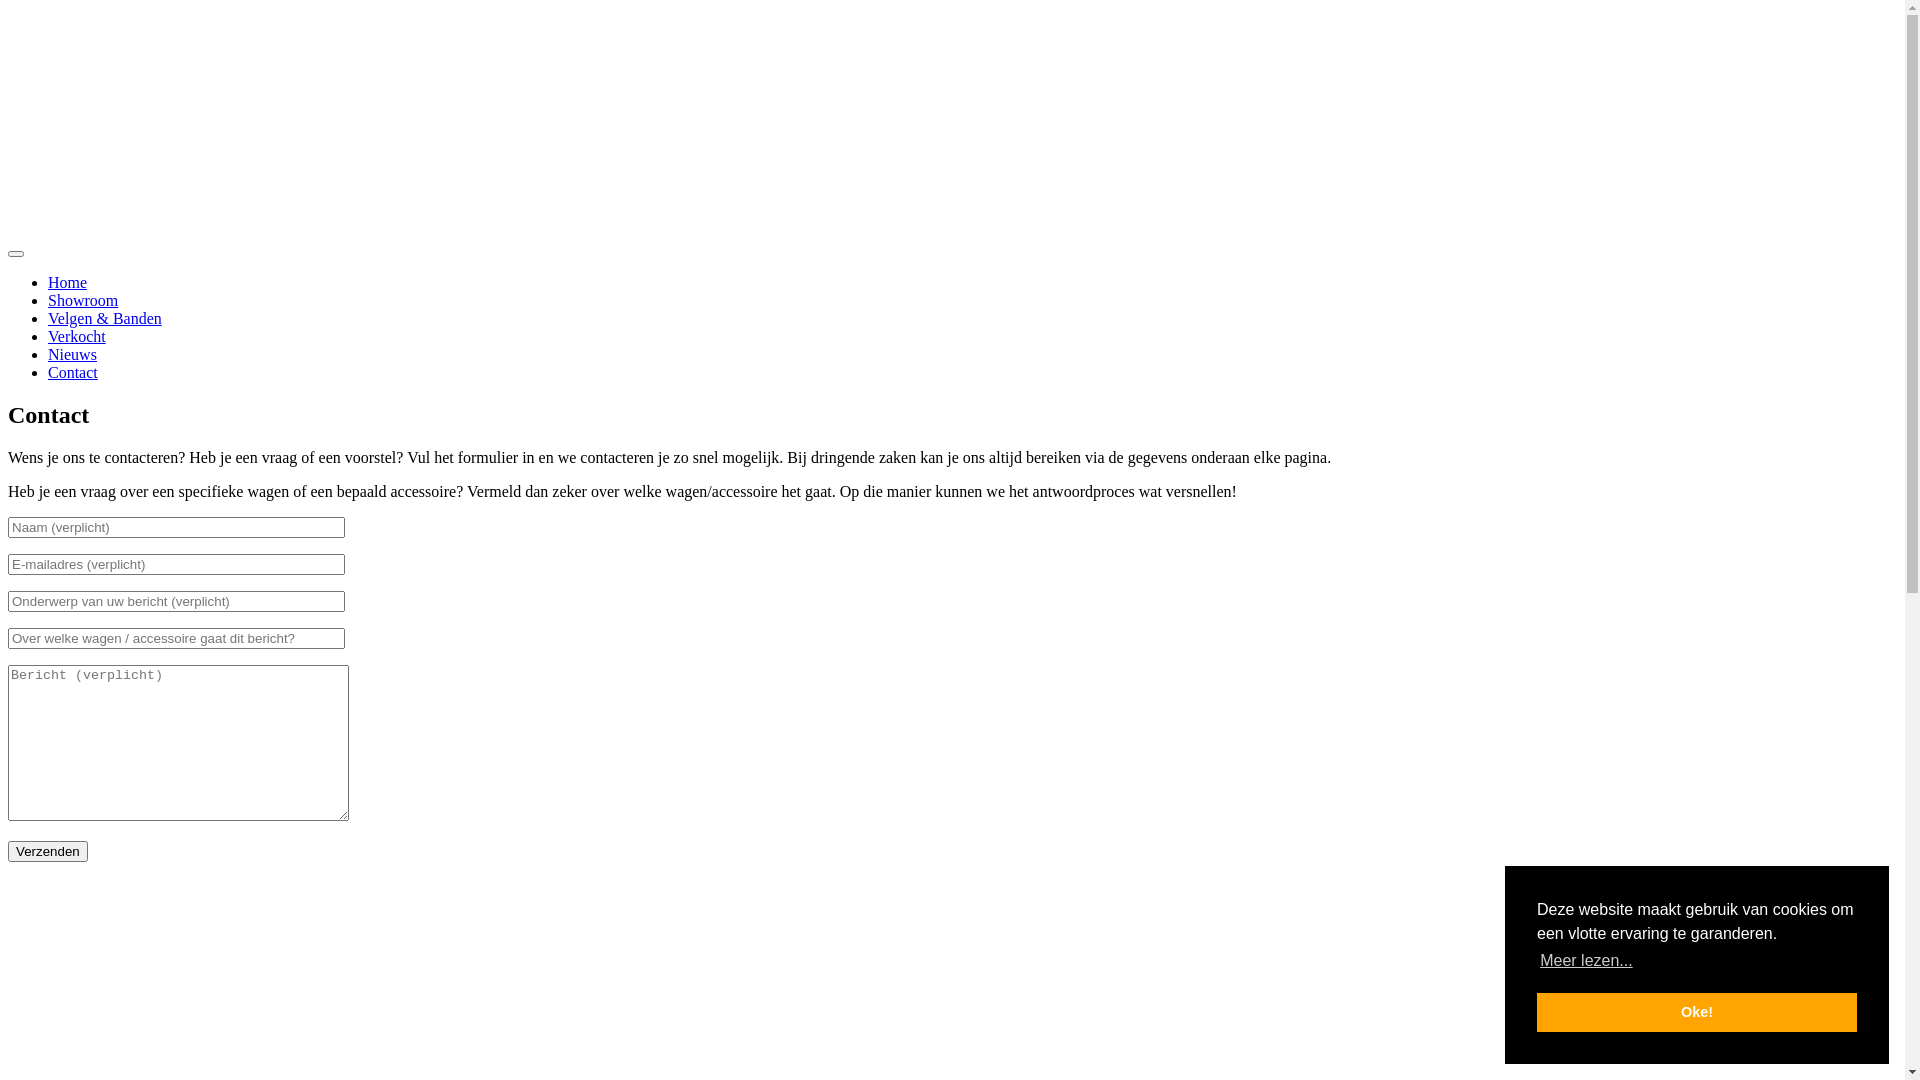 The height and width of the screenshot is (1080, 1920). Describe the element at coordinates (1696, 1011) in the screenshot. I see `'Oke!'` at that location.